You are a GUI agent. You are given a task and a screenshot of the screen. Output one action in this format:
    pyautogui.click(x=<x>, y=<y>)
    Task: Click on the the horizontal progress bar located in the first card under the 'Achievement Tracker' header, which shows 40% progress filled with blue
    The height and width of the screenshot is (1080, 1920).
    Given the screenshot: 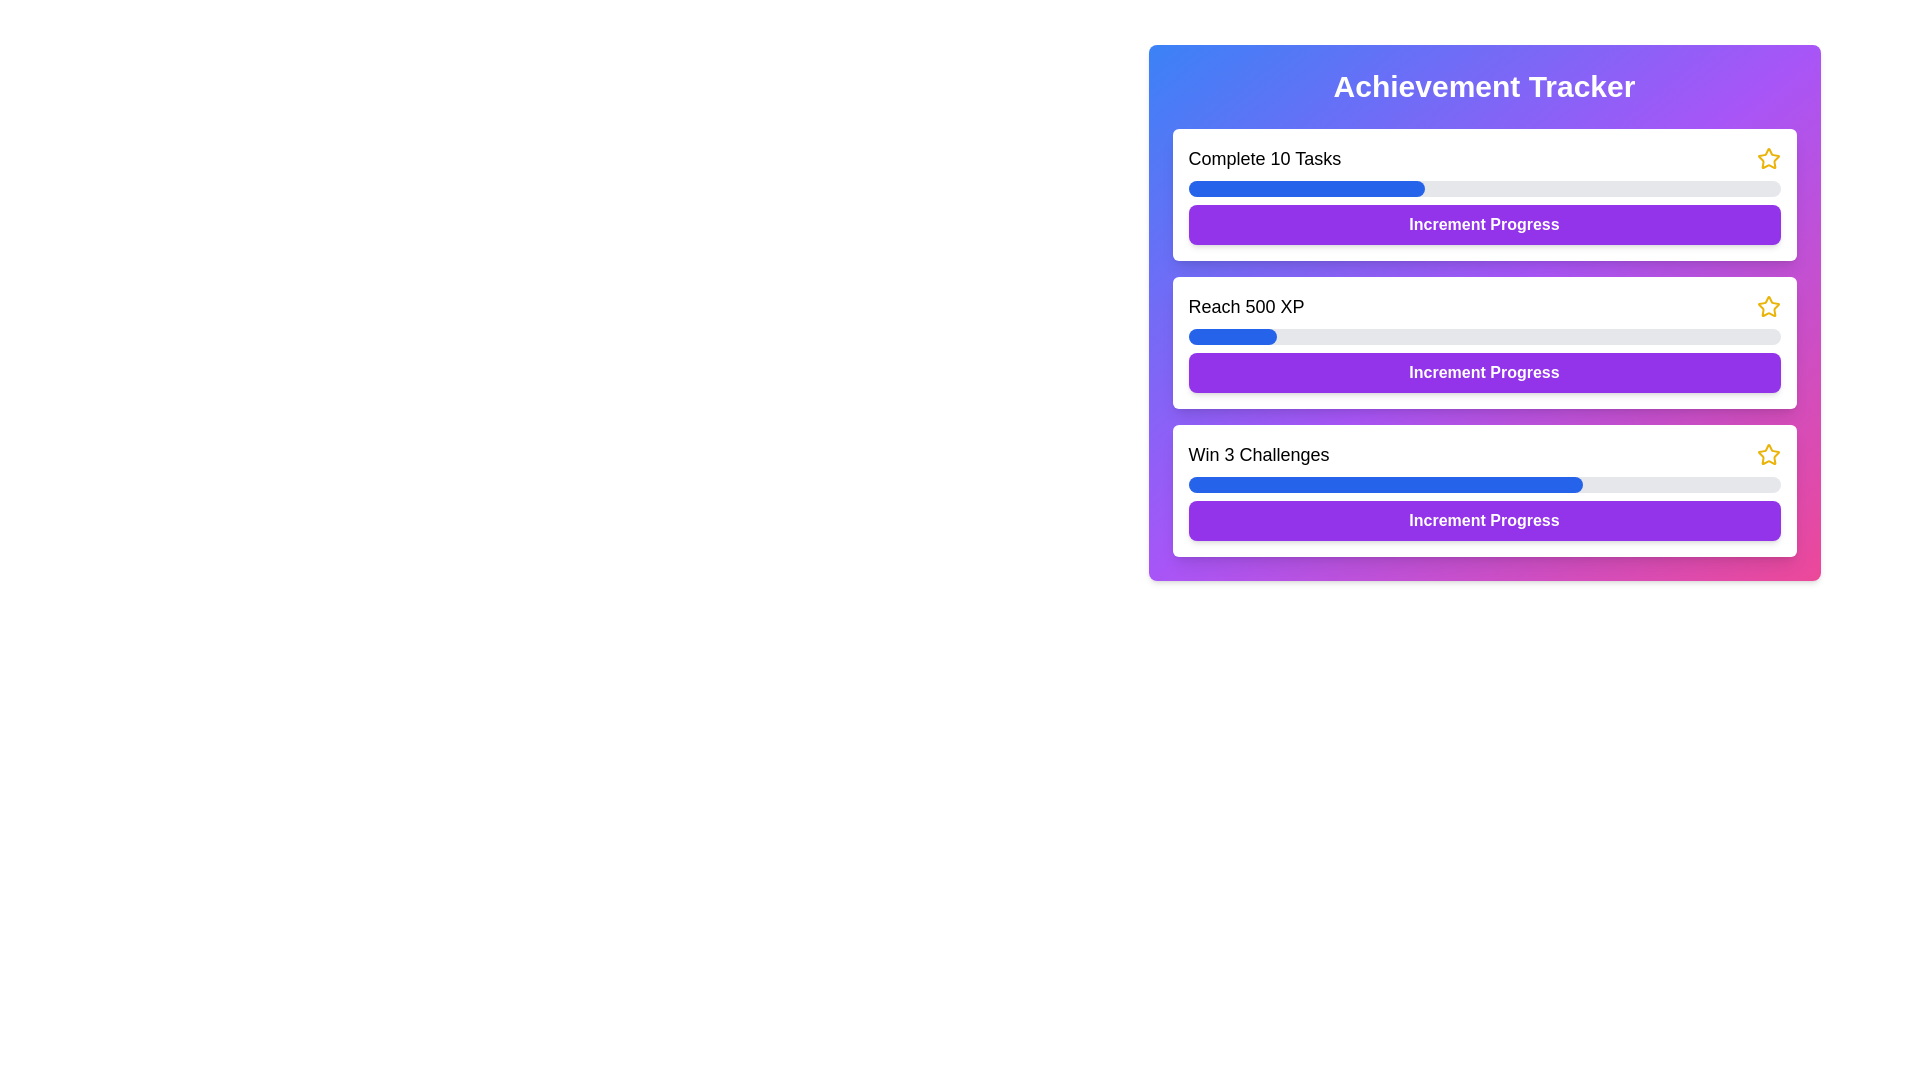 What is the action you would take?
    pyautogui.click(x=1484, y=189)
    